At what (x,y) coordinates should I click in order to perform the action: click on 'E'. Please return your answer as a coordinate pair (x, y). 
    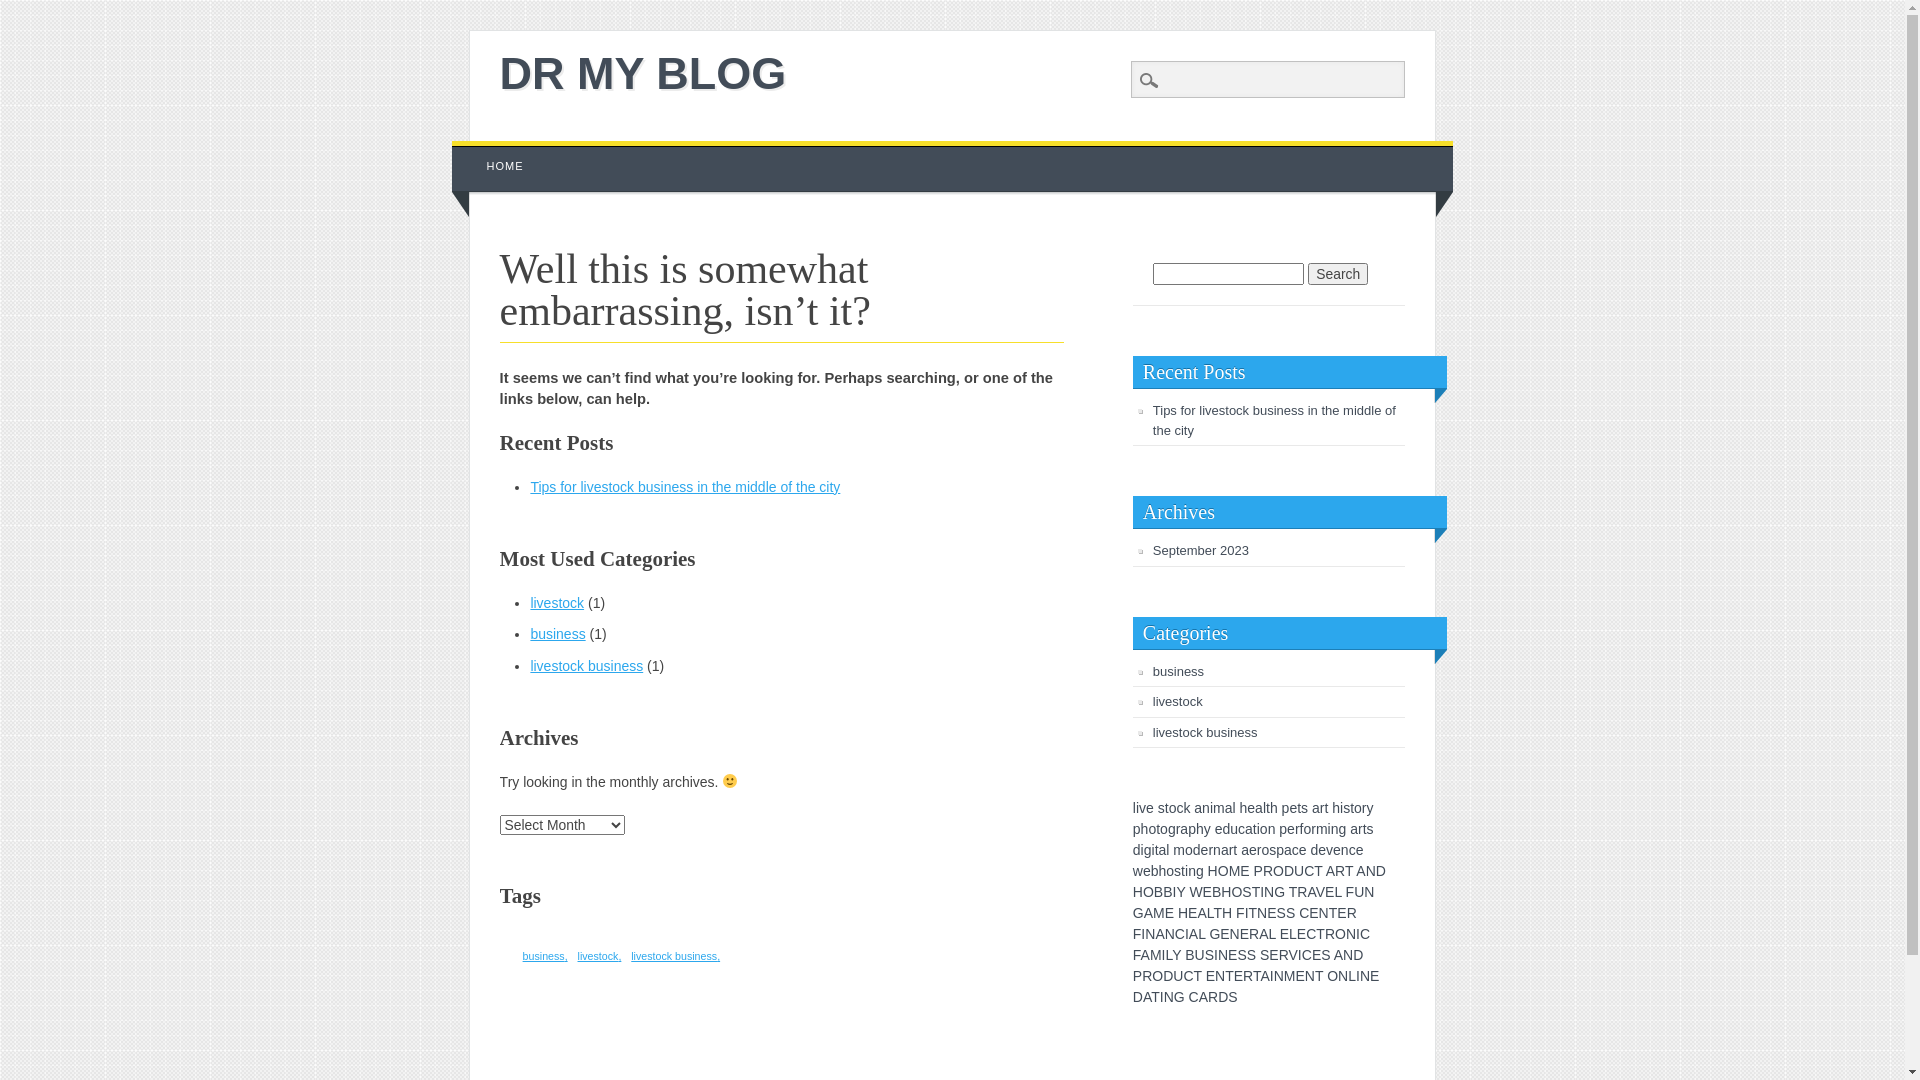
    Looking at the image, I should click on (1284, 933).